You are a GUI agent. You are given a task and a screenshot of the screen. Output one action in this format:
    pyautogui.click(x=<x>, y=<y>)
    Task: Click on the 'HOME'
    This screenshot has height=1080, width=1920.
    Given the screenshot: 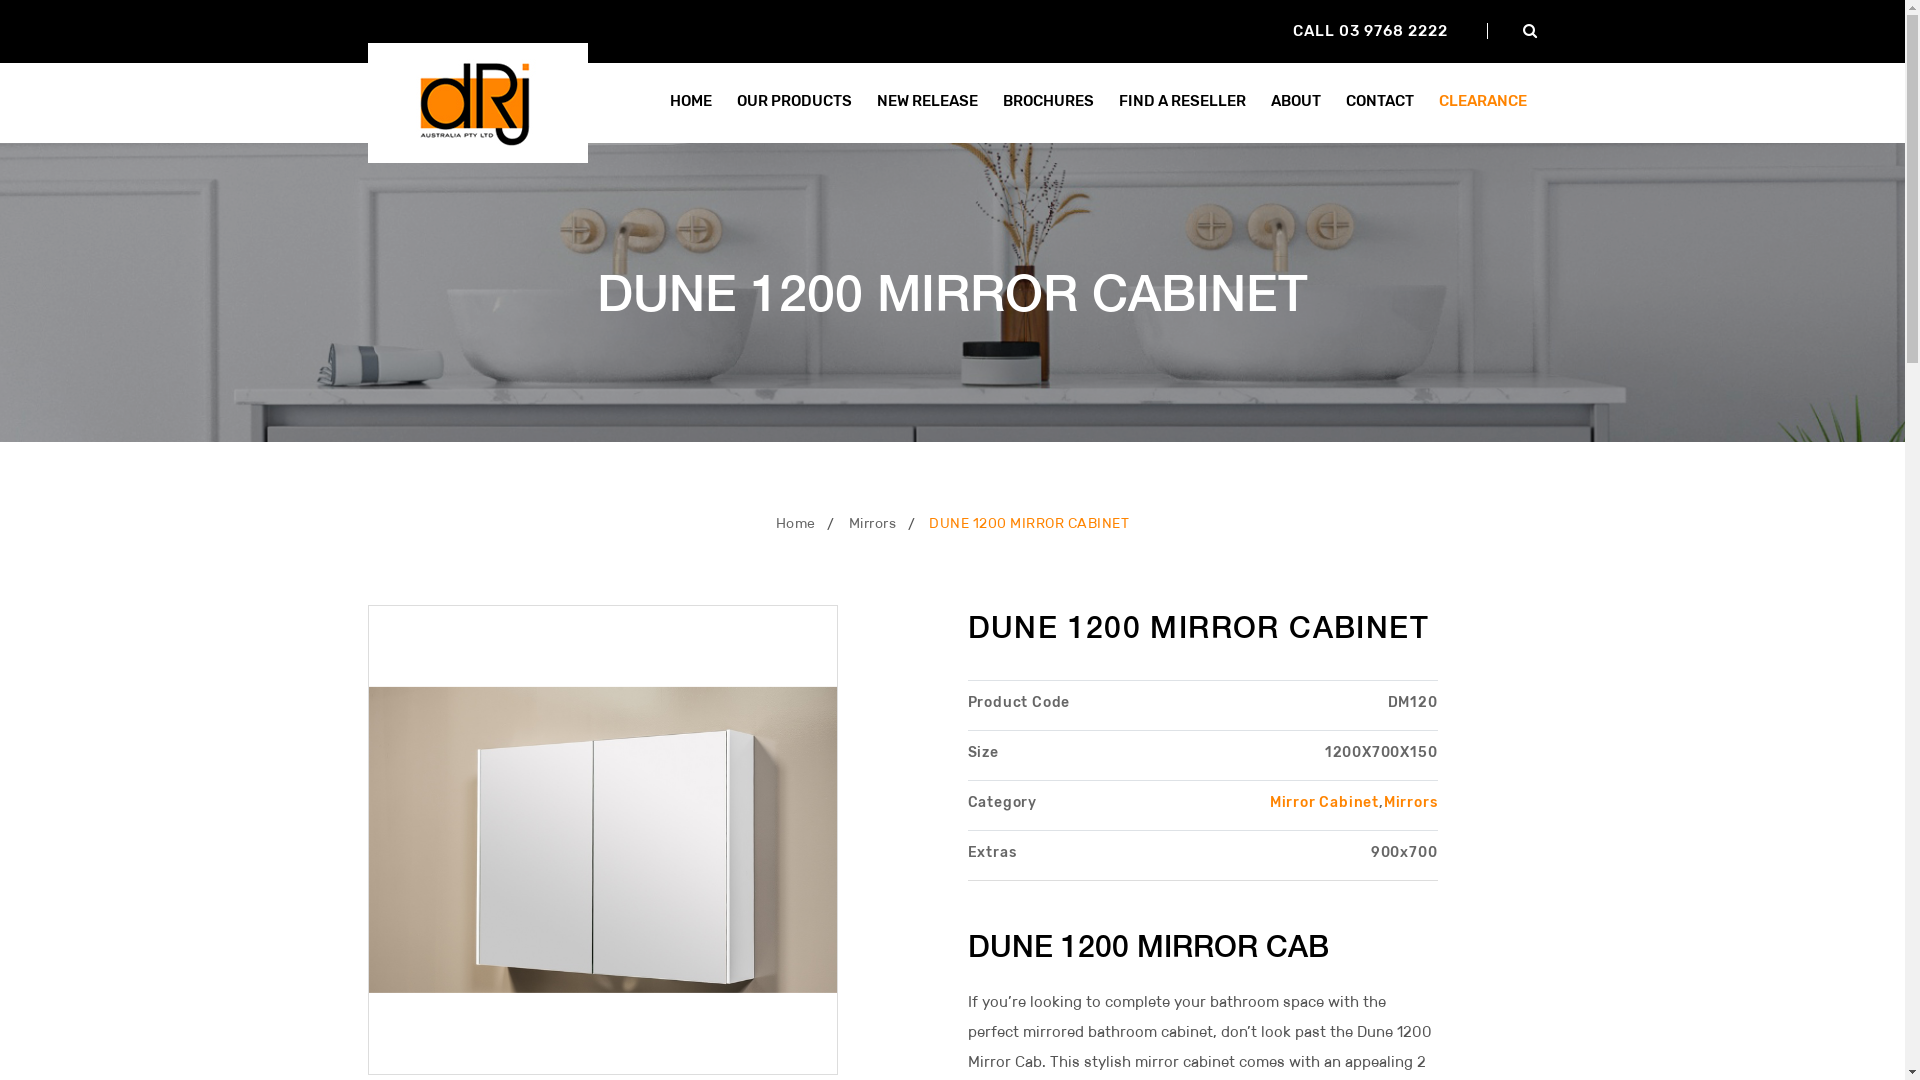 What is the action you would take?
    pyautogui.click(x=690, y=101)
    